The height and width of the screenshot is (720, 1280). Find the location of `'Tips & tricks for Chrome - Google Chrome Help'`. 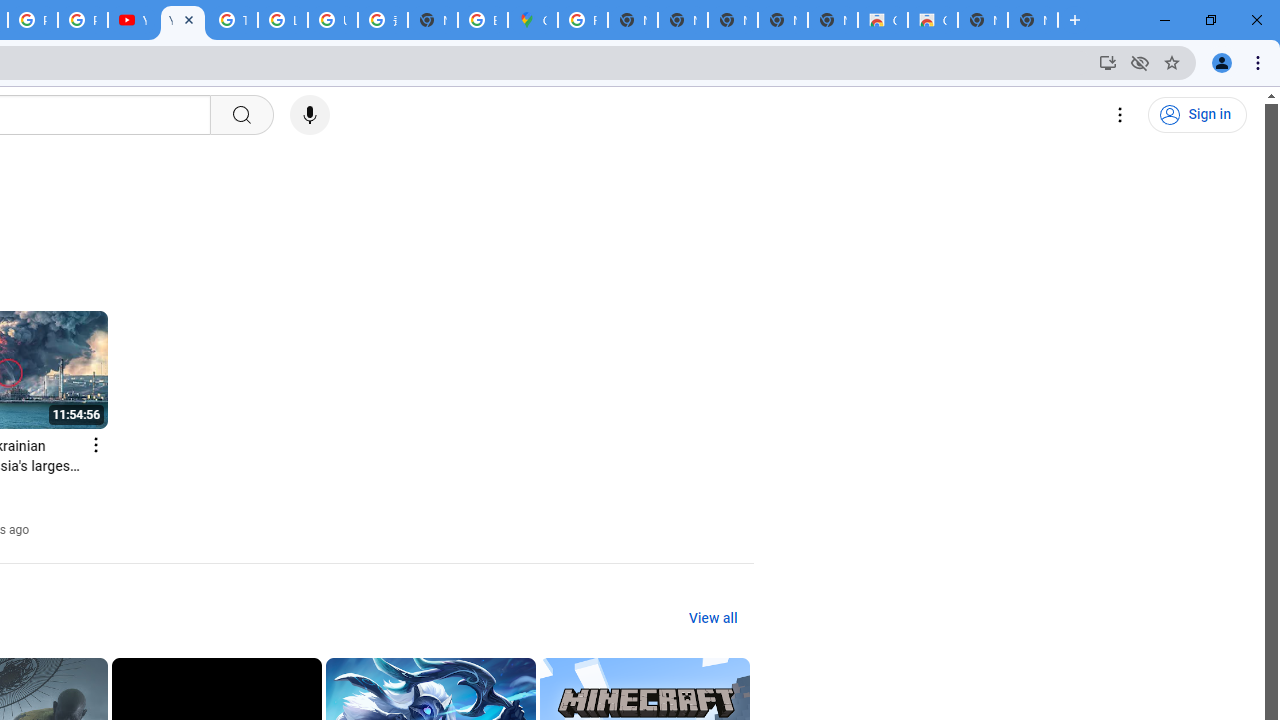

'Tips & tricks for Chrome - Google Chrome Help' is located at coordinates (232, 20).